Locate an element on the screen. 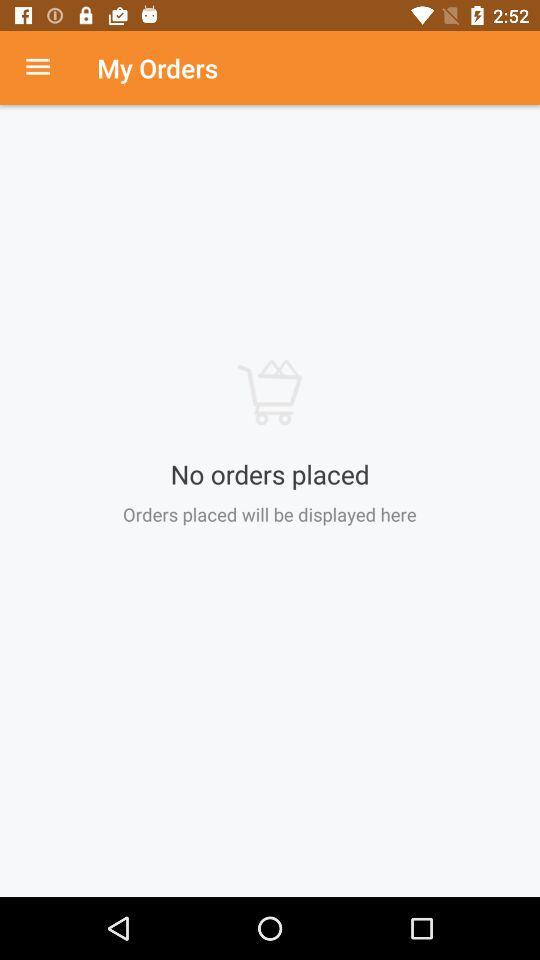 Image resolution: width=540 pixels, height=960 pixels. icon next to my orders is located at coordinates (48, 68).